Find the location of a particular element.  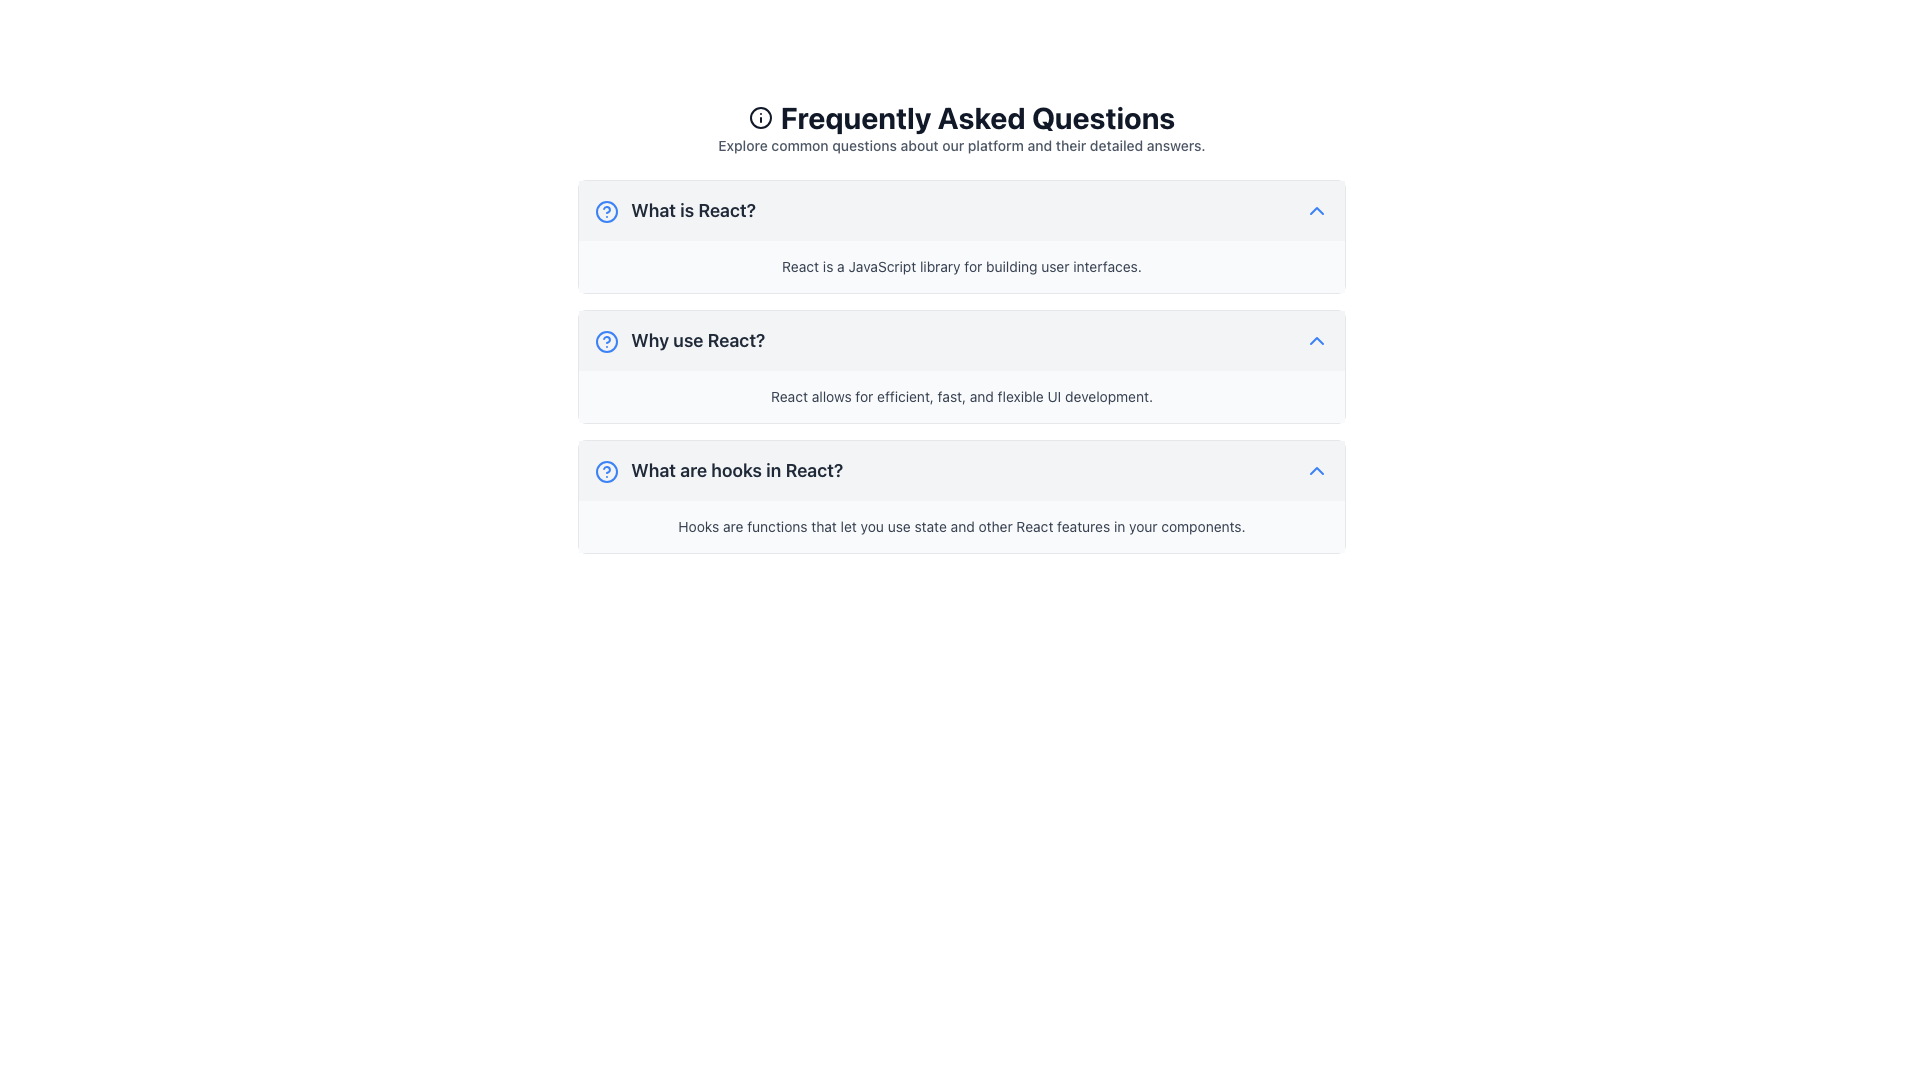

the second FAQ item with the question 'Why use React?' is located at coordinates (961, 334).